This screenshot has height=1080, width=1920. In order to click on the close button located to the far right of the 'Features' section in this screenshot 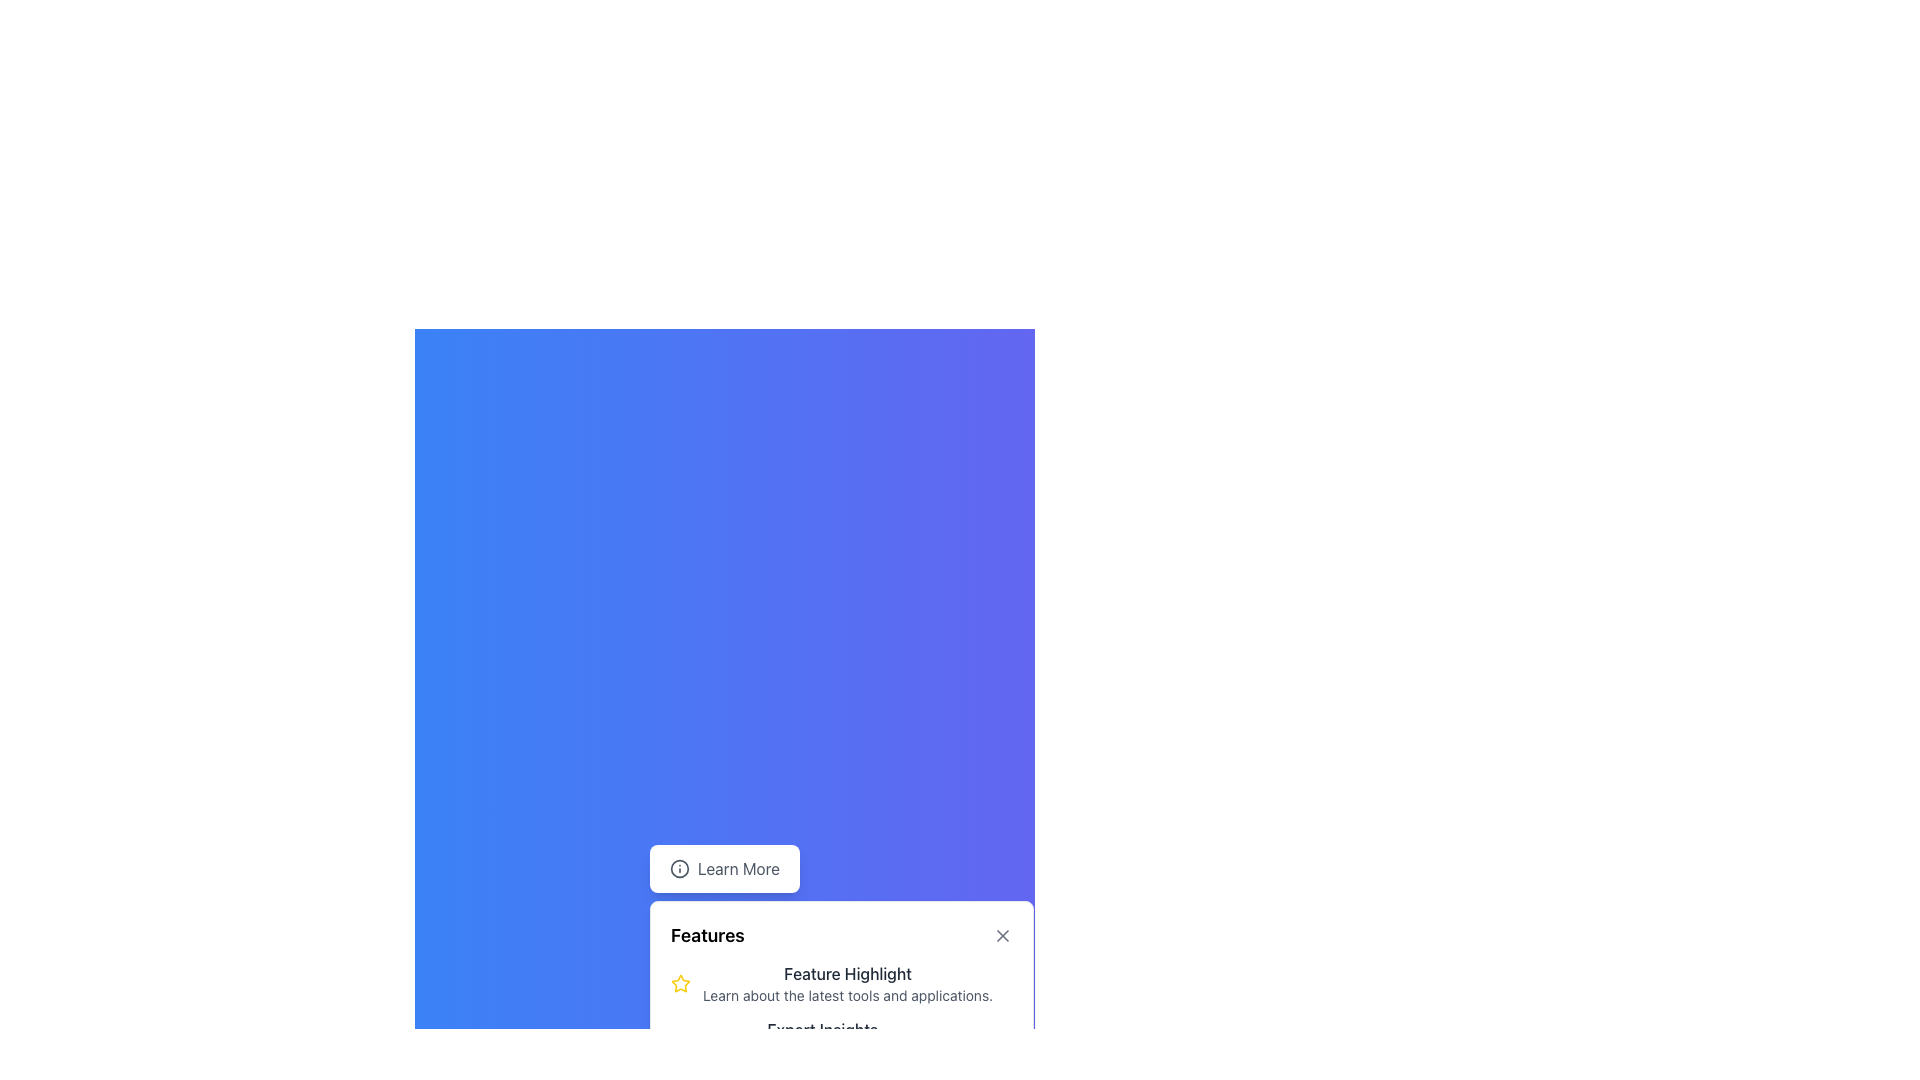, I will do `click(1003, 936)`.